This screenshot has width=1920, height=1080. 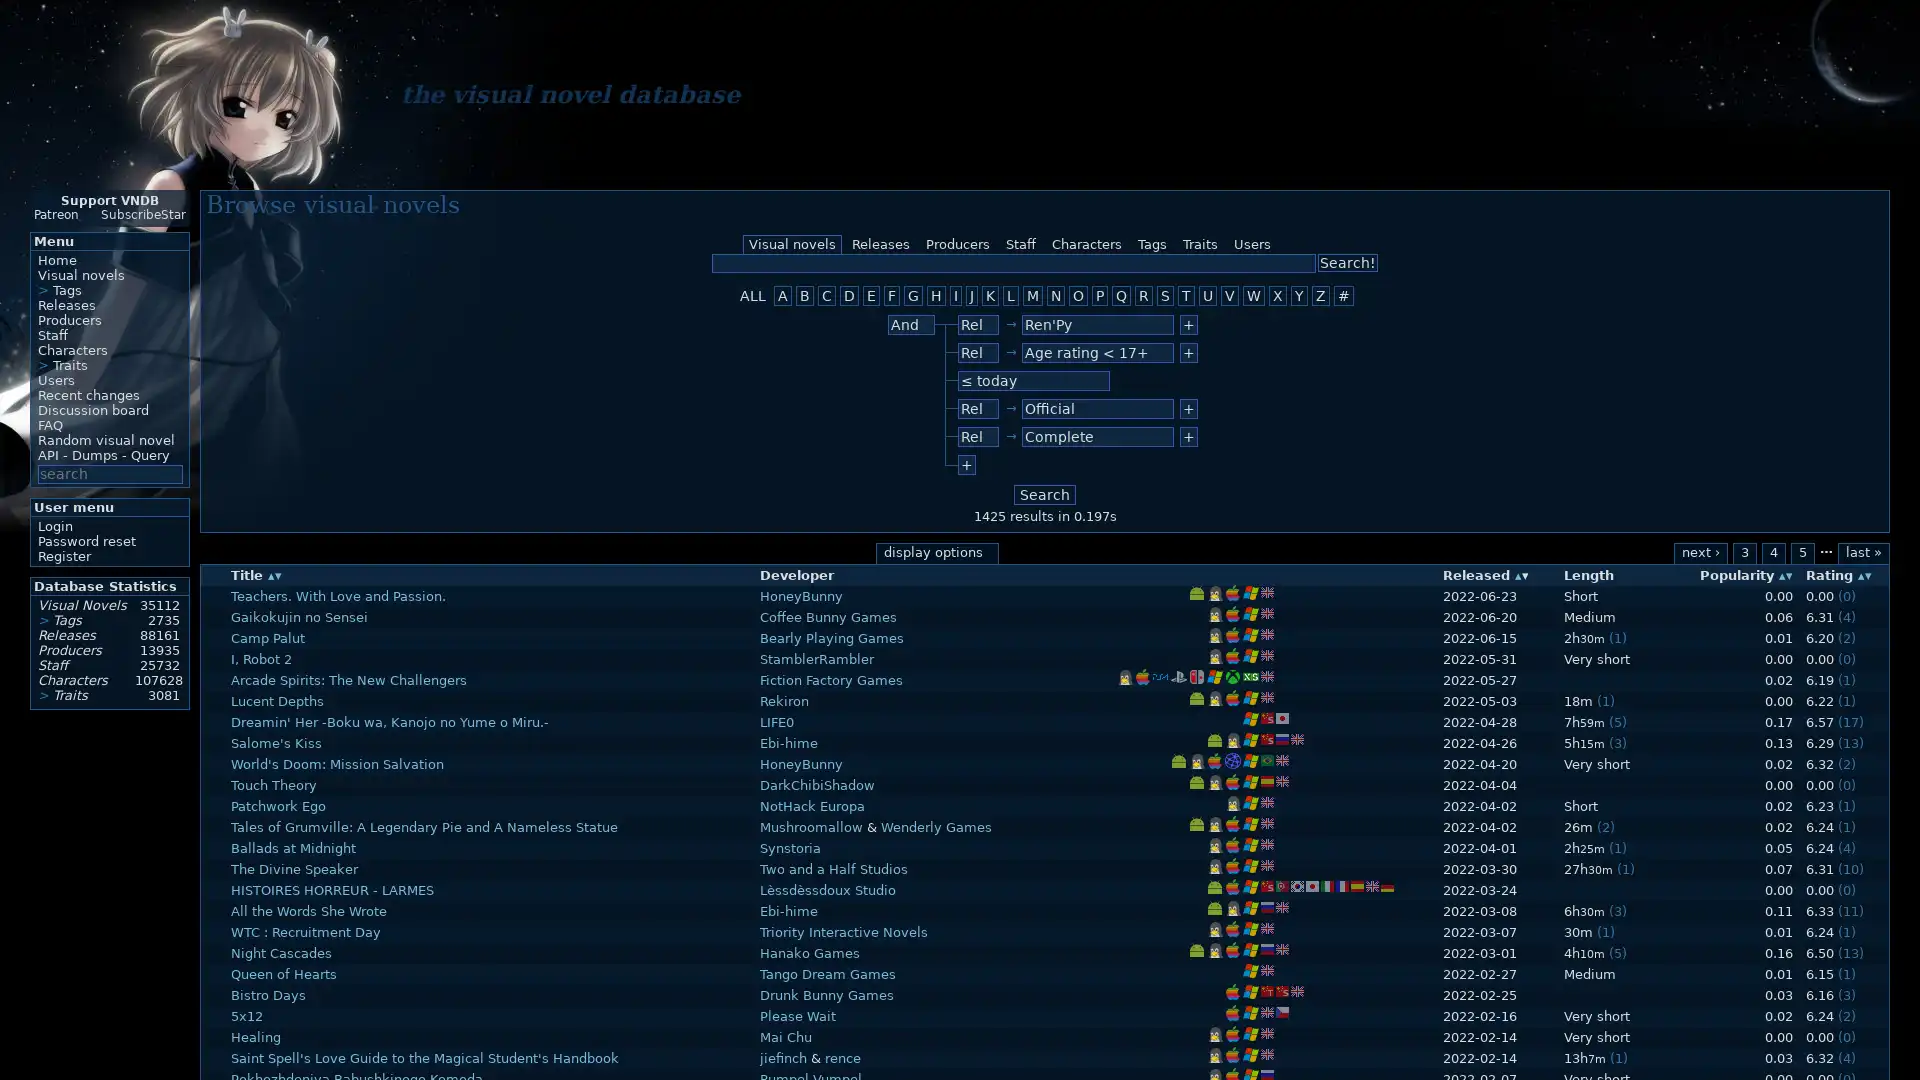 What do you see at coordinates (1344, 296) in the screenshot?
I see `#` at bounding box center [1344, 296].